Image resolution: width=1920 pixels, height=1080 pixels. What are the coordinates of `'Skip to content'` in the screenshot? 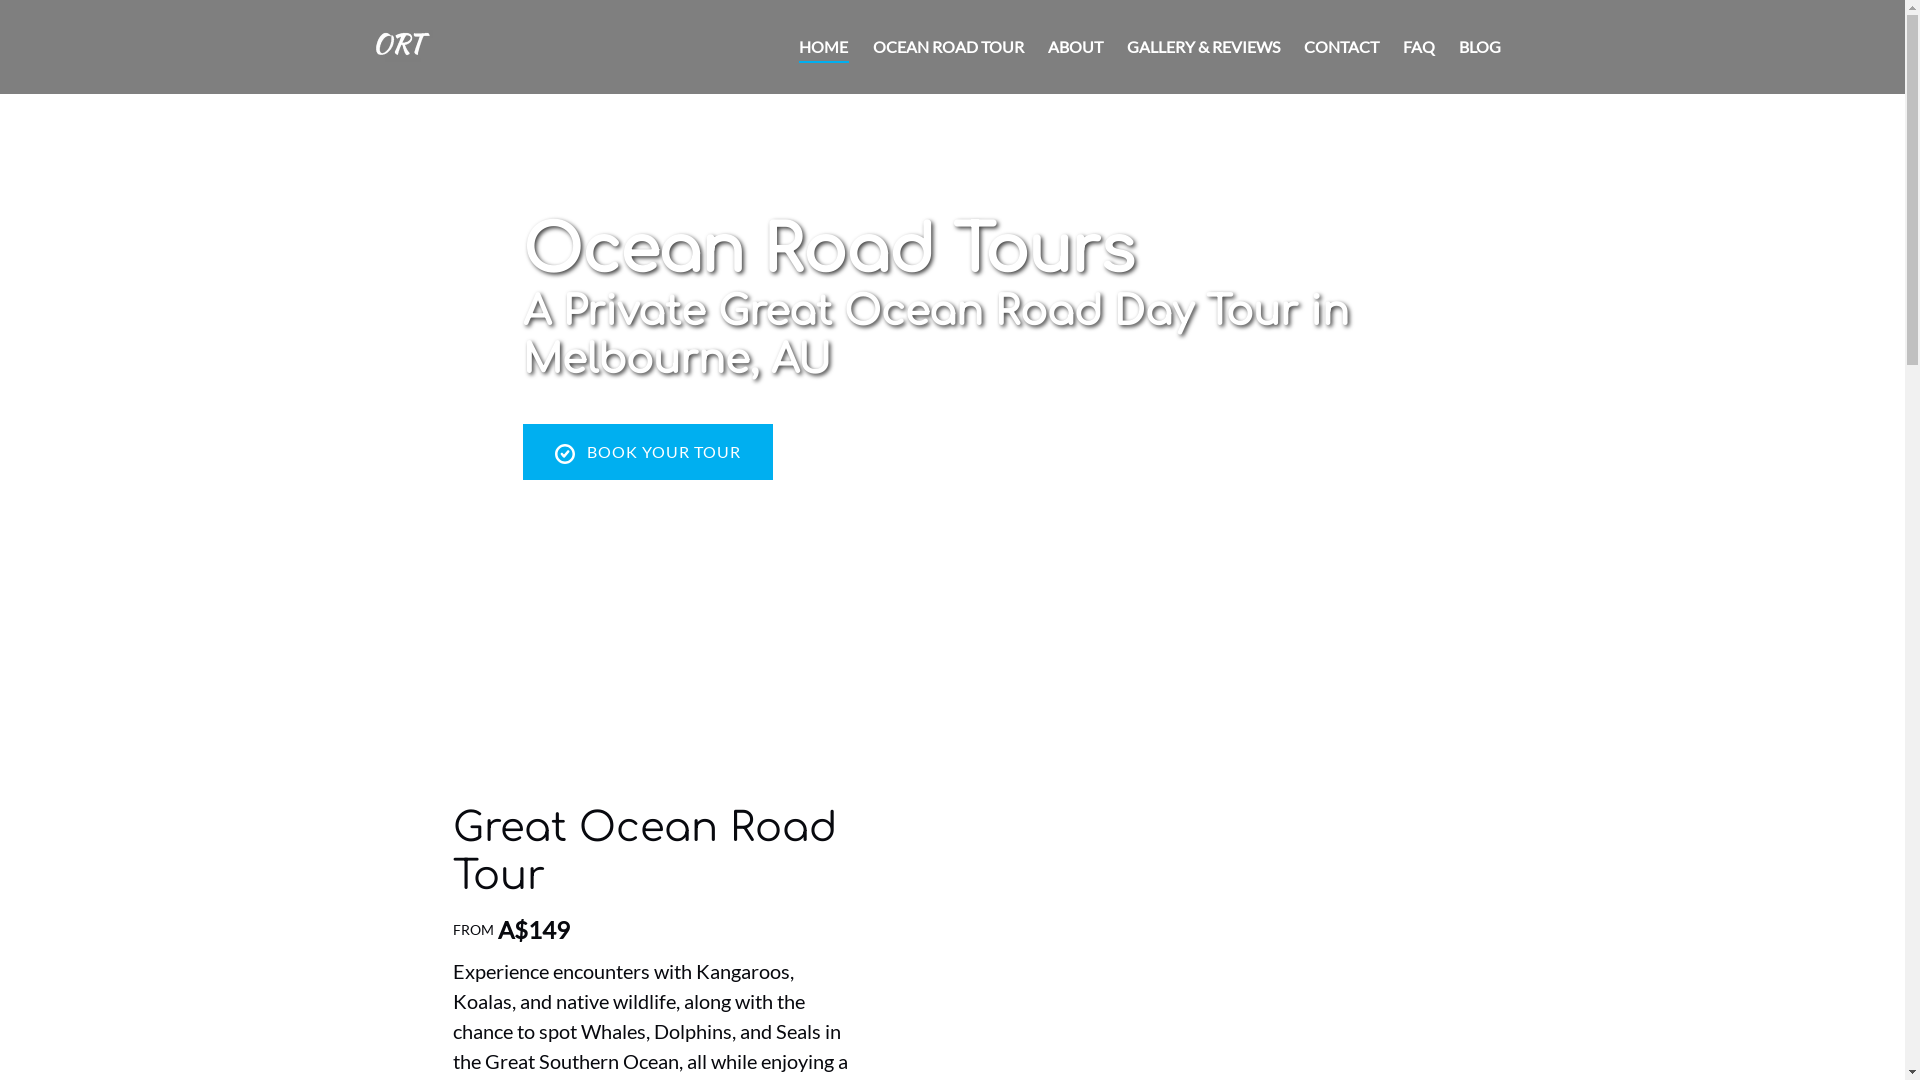 It's located at (62, 22).